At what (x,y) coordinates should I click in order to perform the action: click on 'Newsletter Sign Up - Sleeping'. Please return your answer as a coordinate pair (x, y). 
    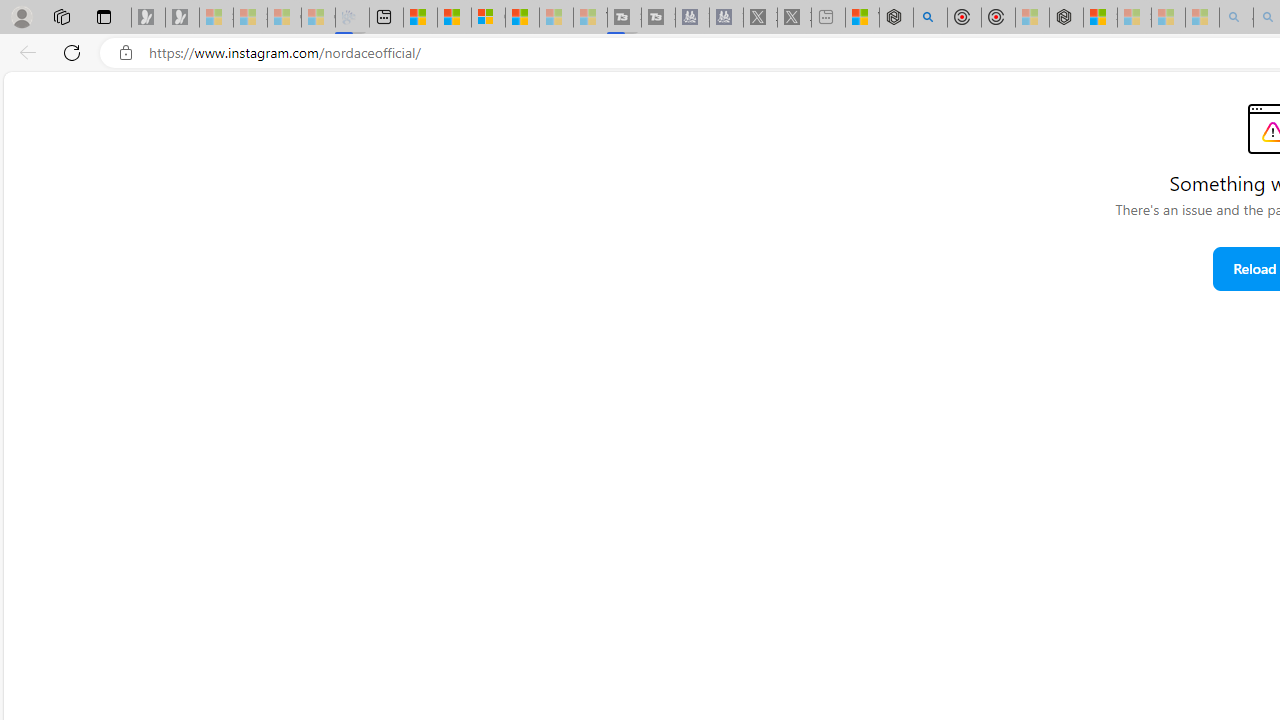
    Looking at the image, I should click on (182, 17).